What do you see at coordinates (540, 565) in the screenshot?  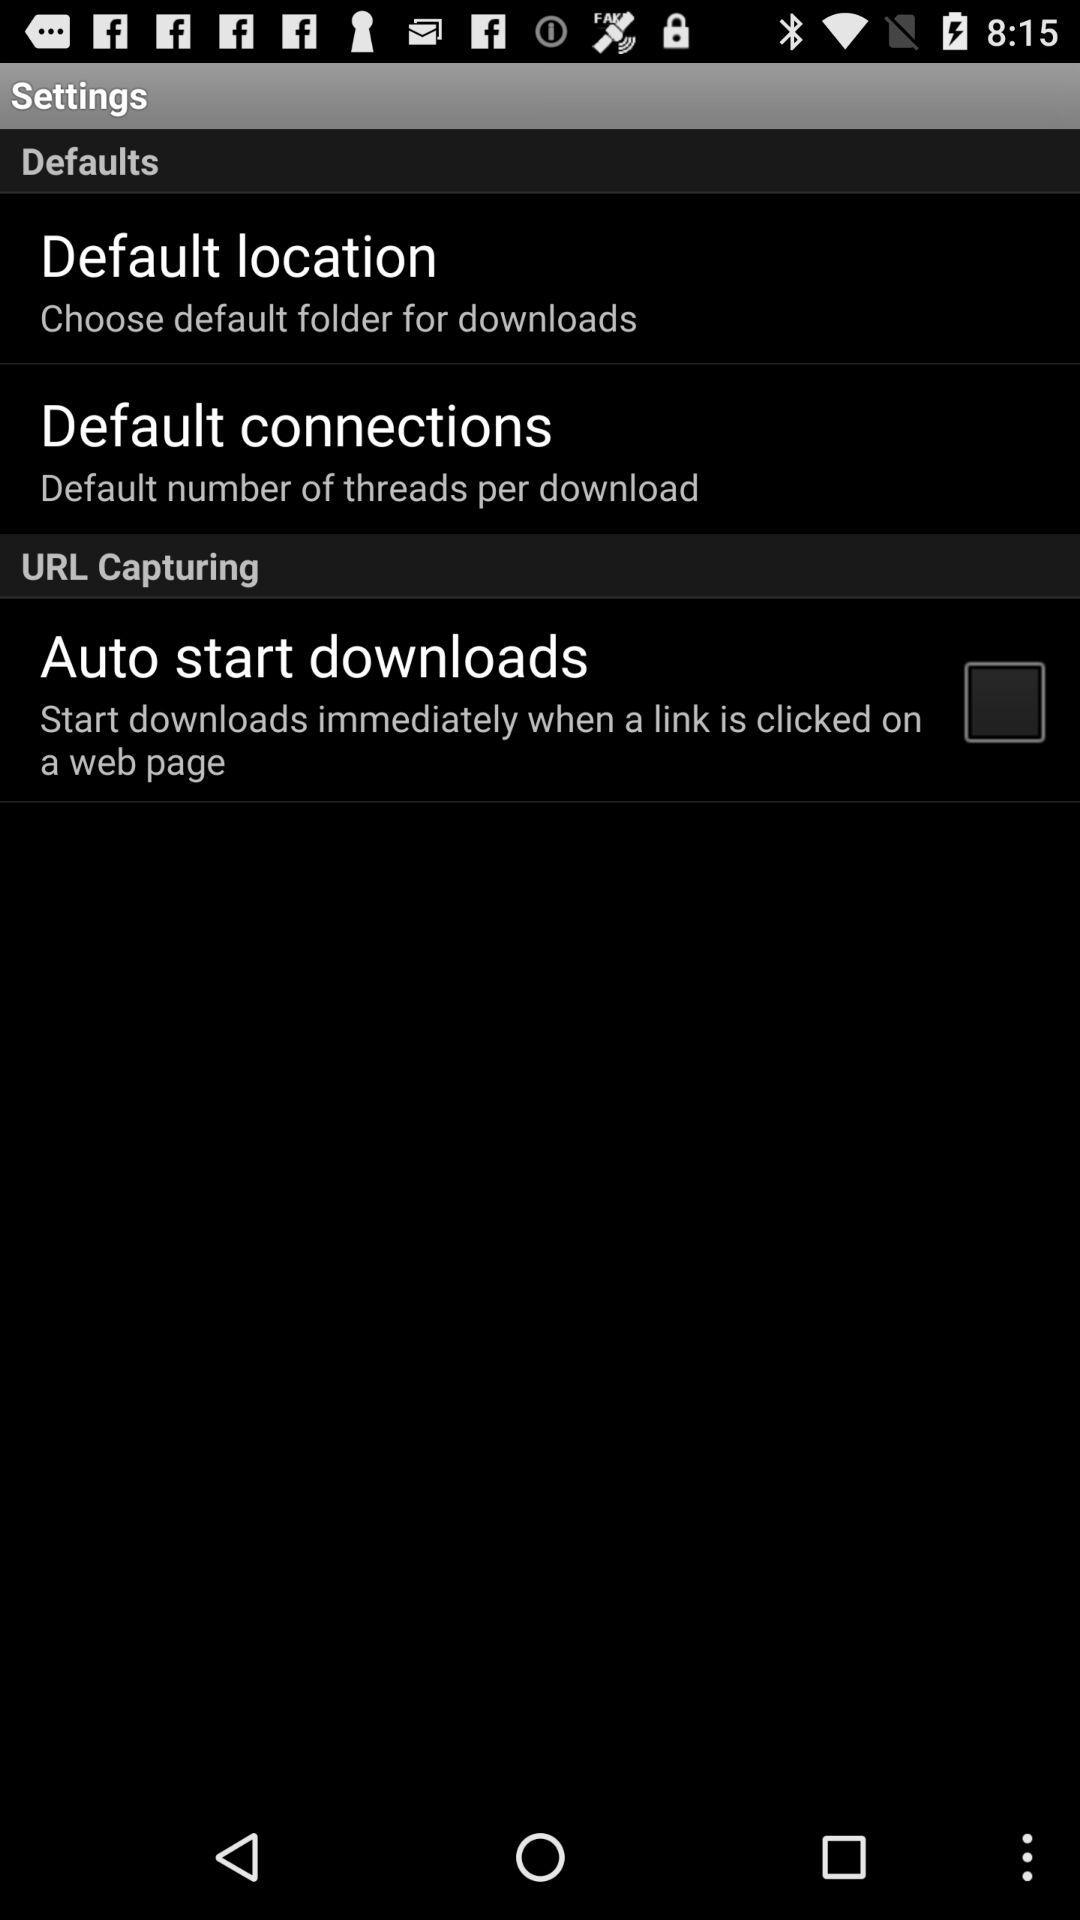 I see `the icon above the auto start downloads item` at bounding box center [540, 565].